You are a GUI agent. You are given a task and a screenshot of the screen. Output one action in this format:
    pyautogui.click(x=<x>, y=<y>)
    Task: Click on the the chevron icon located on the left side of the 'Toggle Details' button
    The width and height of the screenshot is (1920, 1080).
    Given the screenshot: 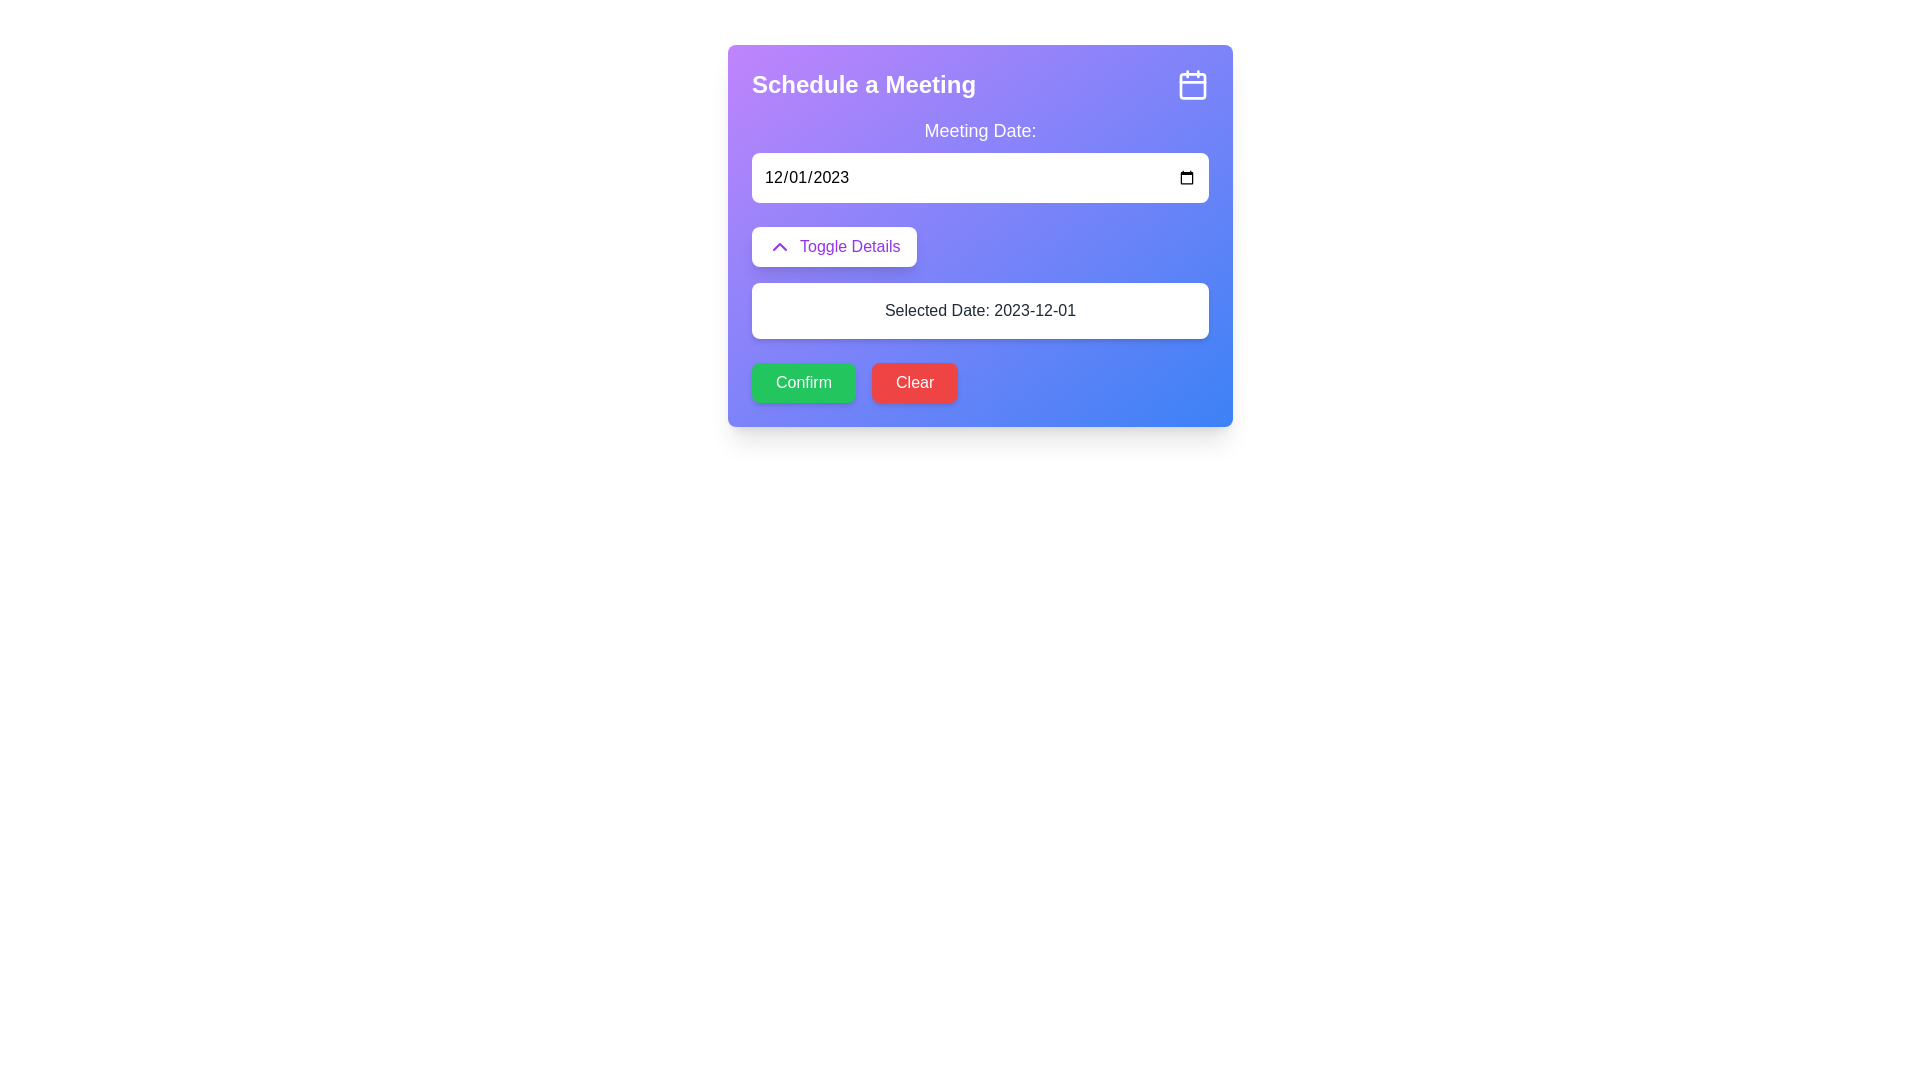 What is the action you would take?
    pyautogui.click(x=778, y=245)
    